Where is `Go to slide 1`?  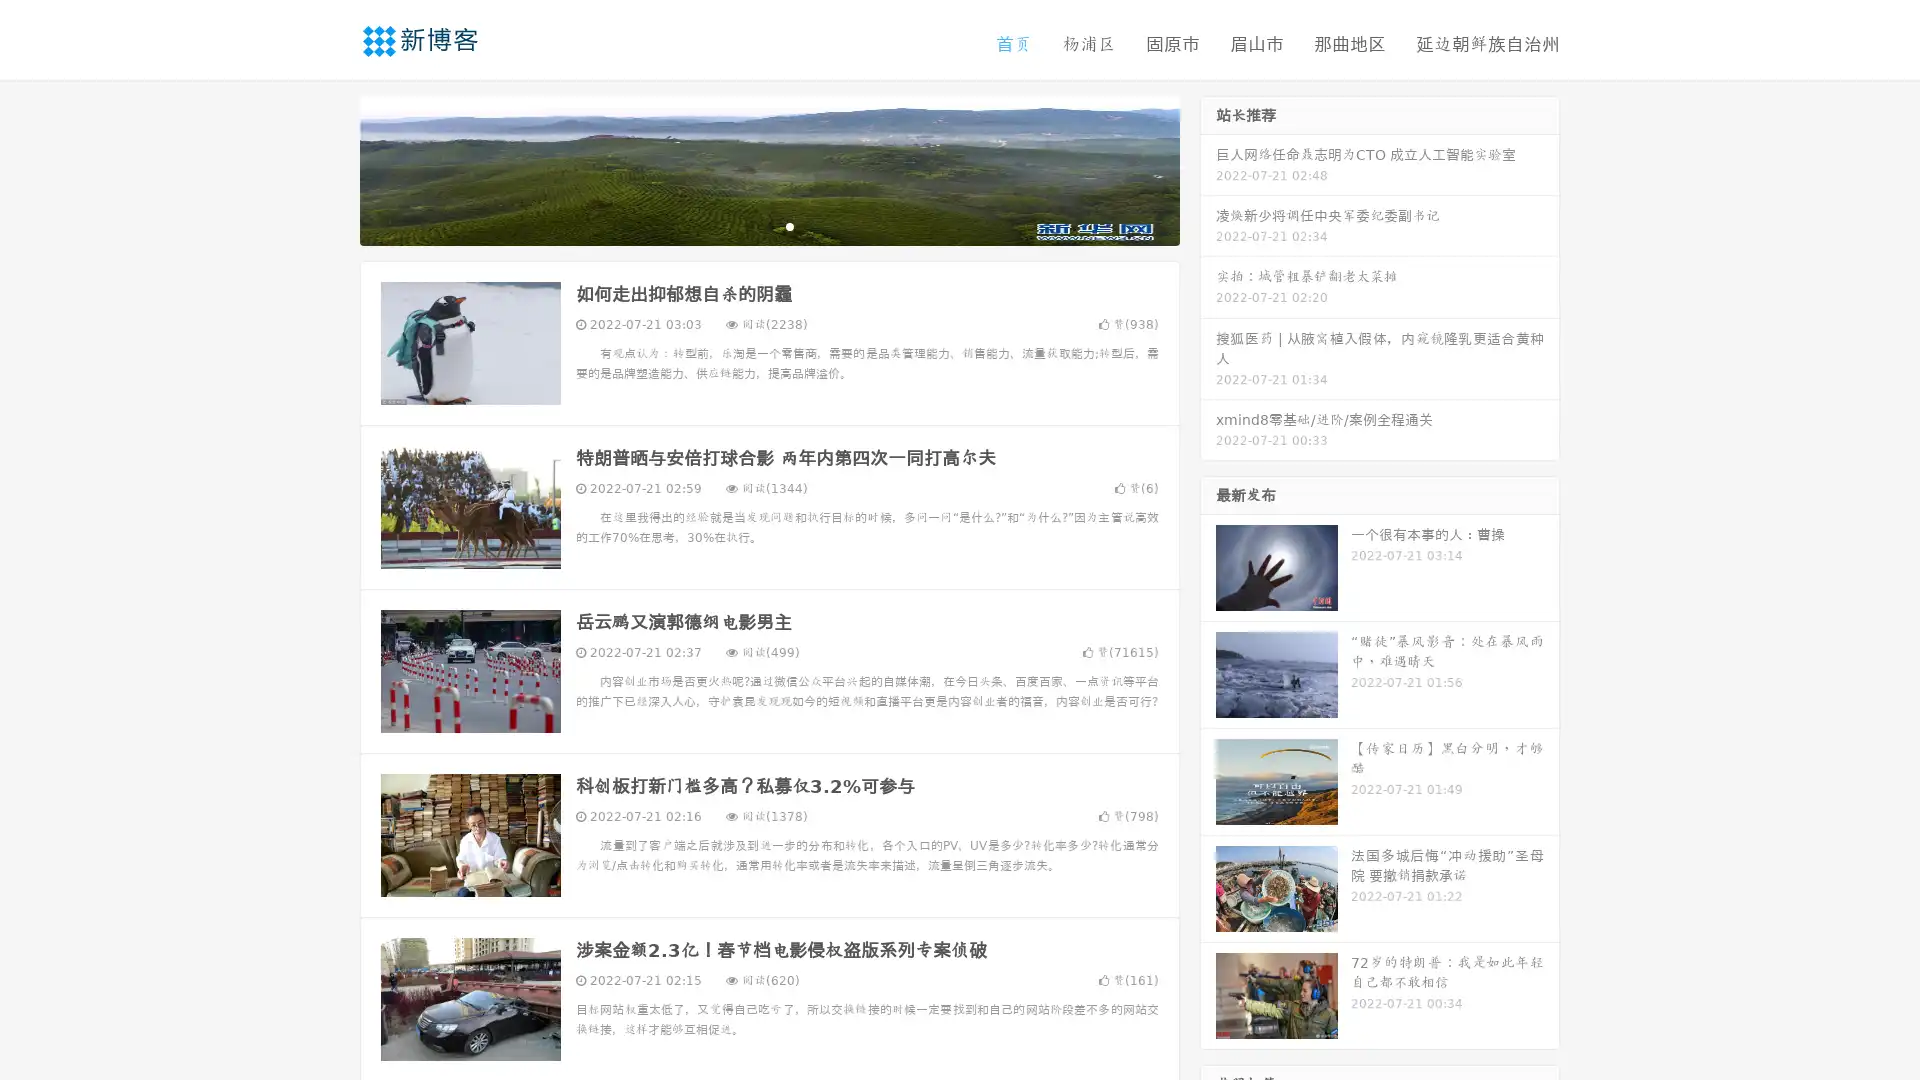
Go to slide 1 is located at coordinates (748, 225).